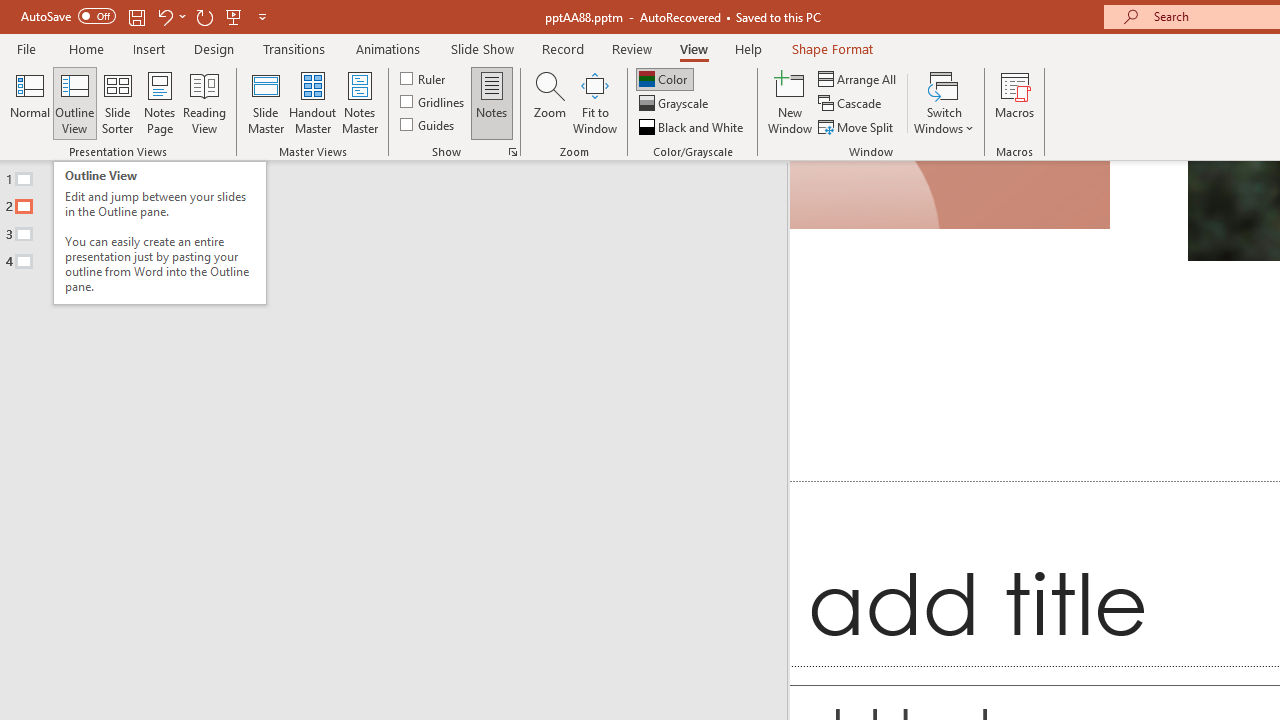 The width and height of the screenshot is (1280, 720). I want to click on 'Fit to Window', so click(594, 103).